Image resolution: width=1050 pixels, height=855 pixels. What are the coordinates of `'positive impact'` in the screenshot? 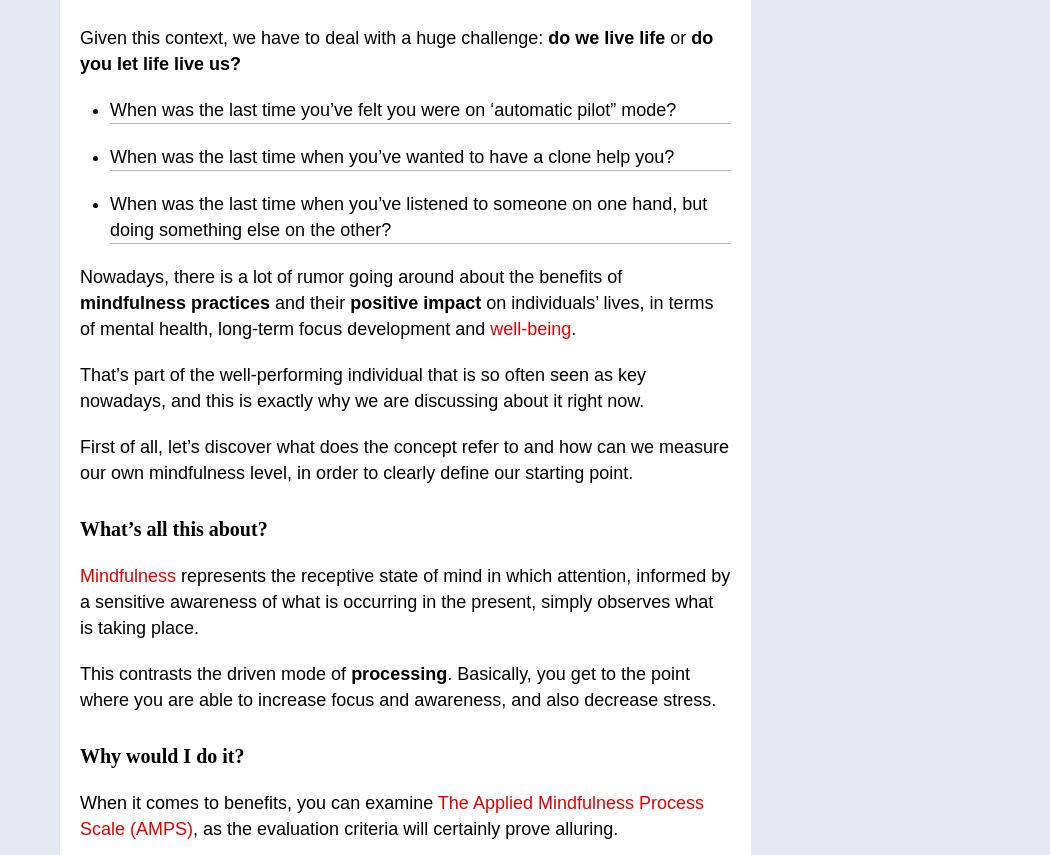 It's located at (417, 302).